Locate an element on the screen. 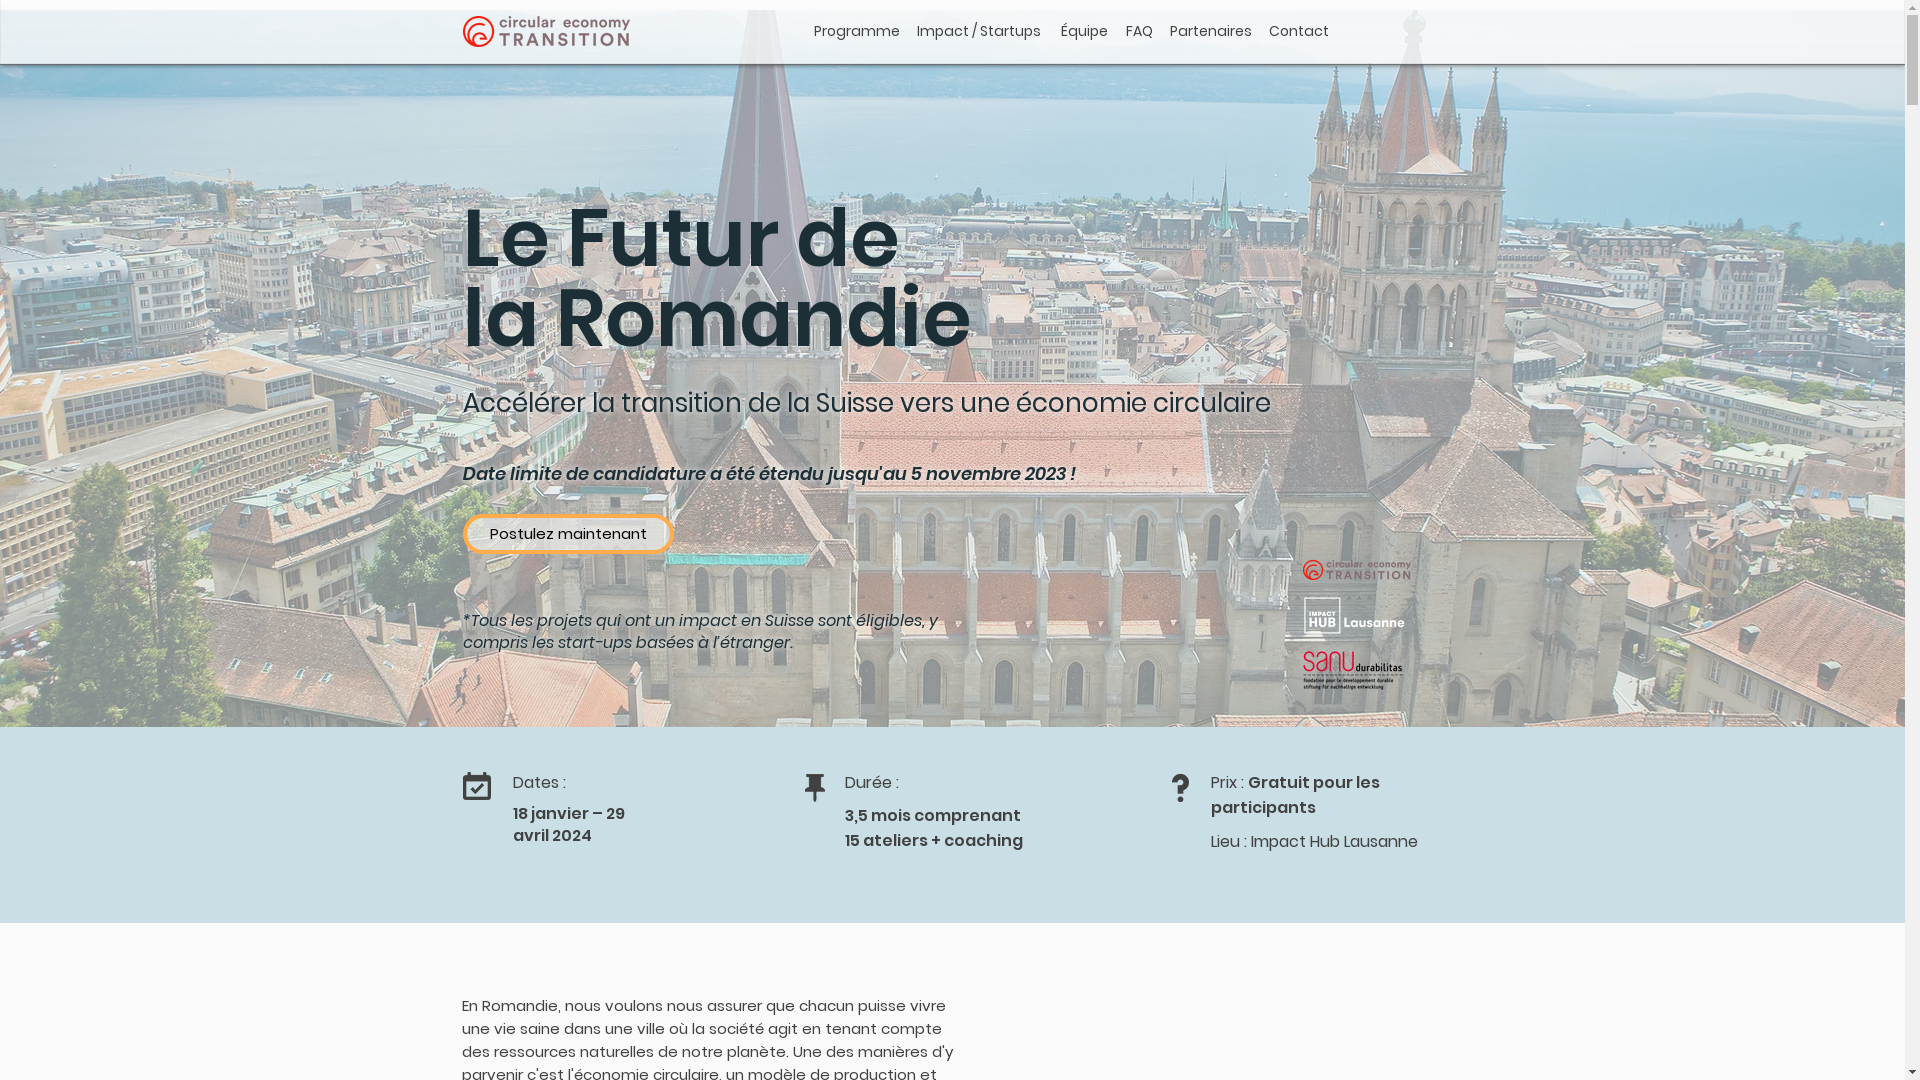  'Contact' is located at coordinates (1297, 30).